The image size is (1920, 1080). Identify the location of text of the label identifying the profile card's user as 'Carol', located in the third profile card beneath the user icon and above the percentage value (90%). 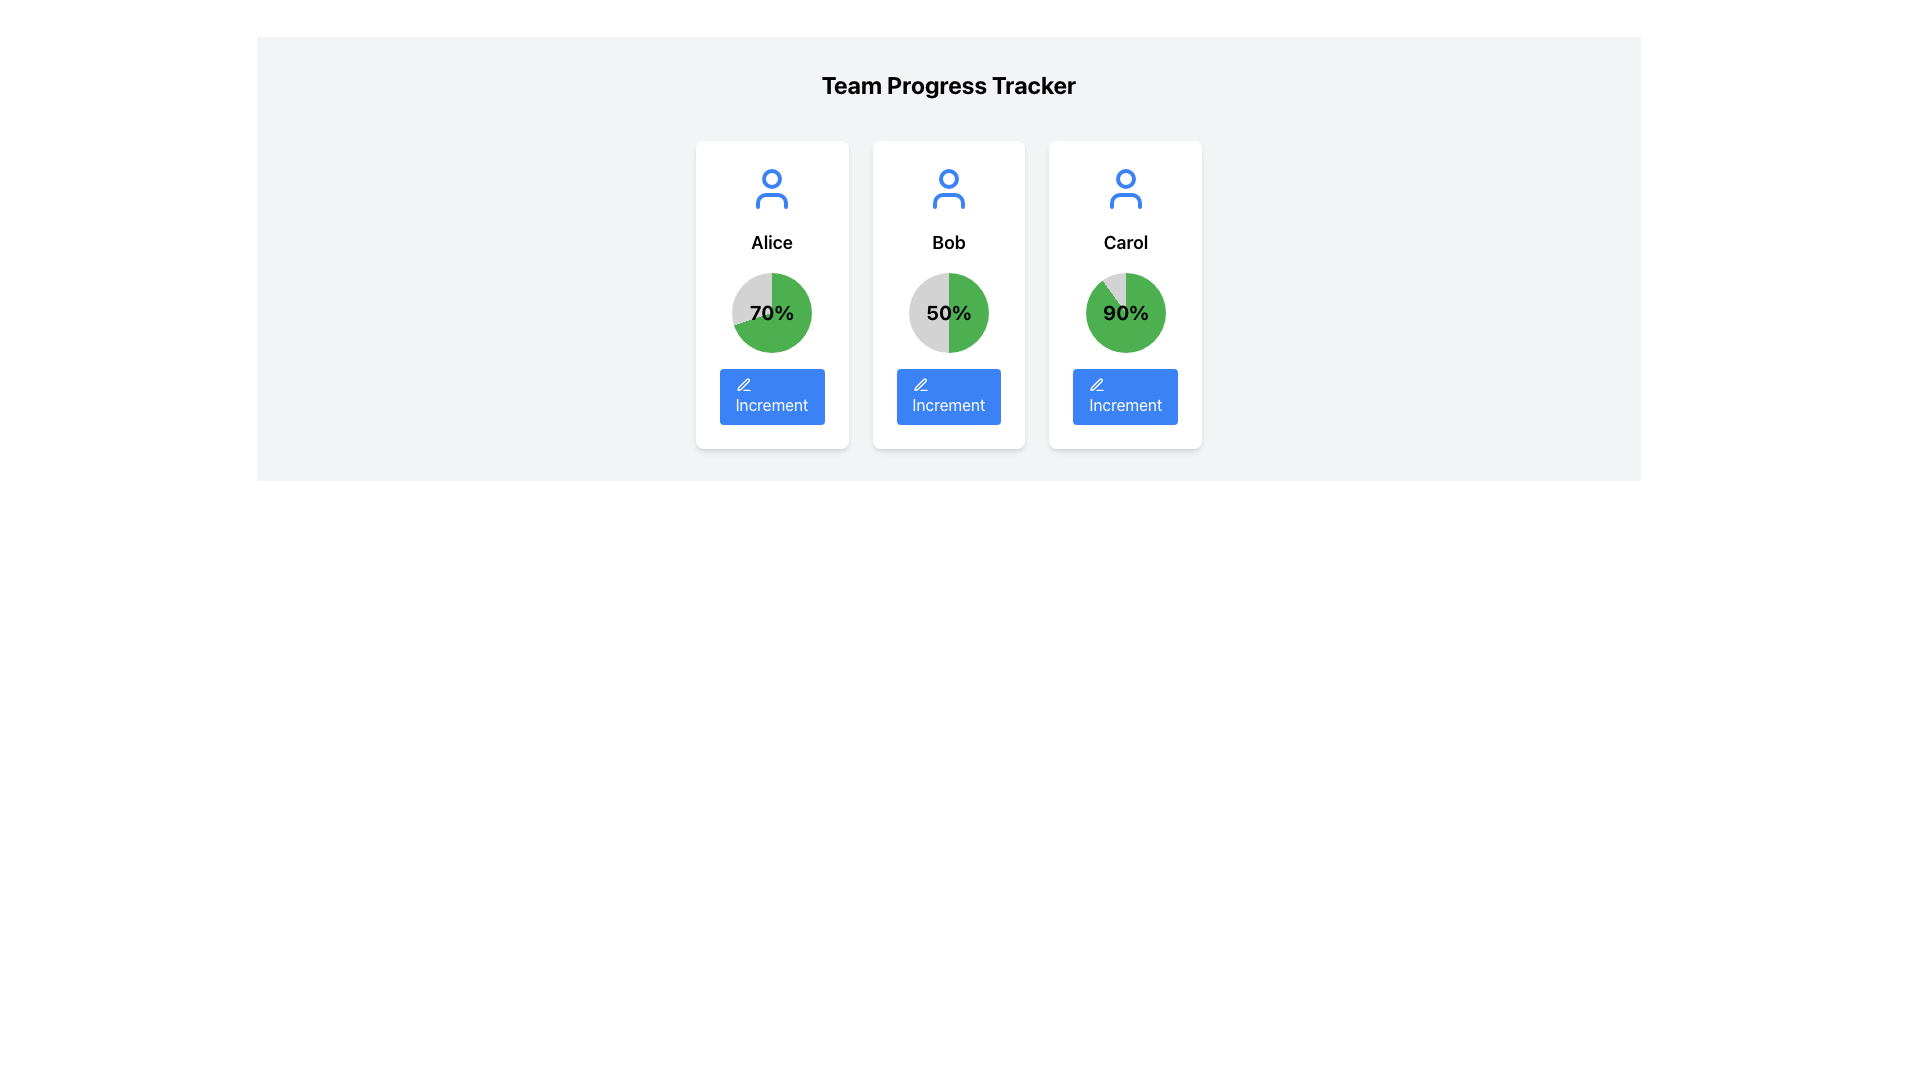
(1125, 242).